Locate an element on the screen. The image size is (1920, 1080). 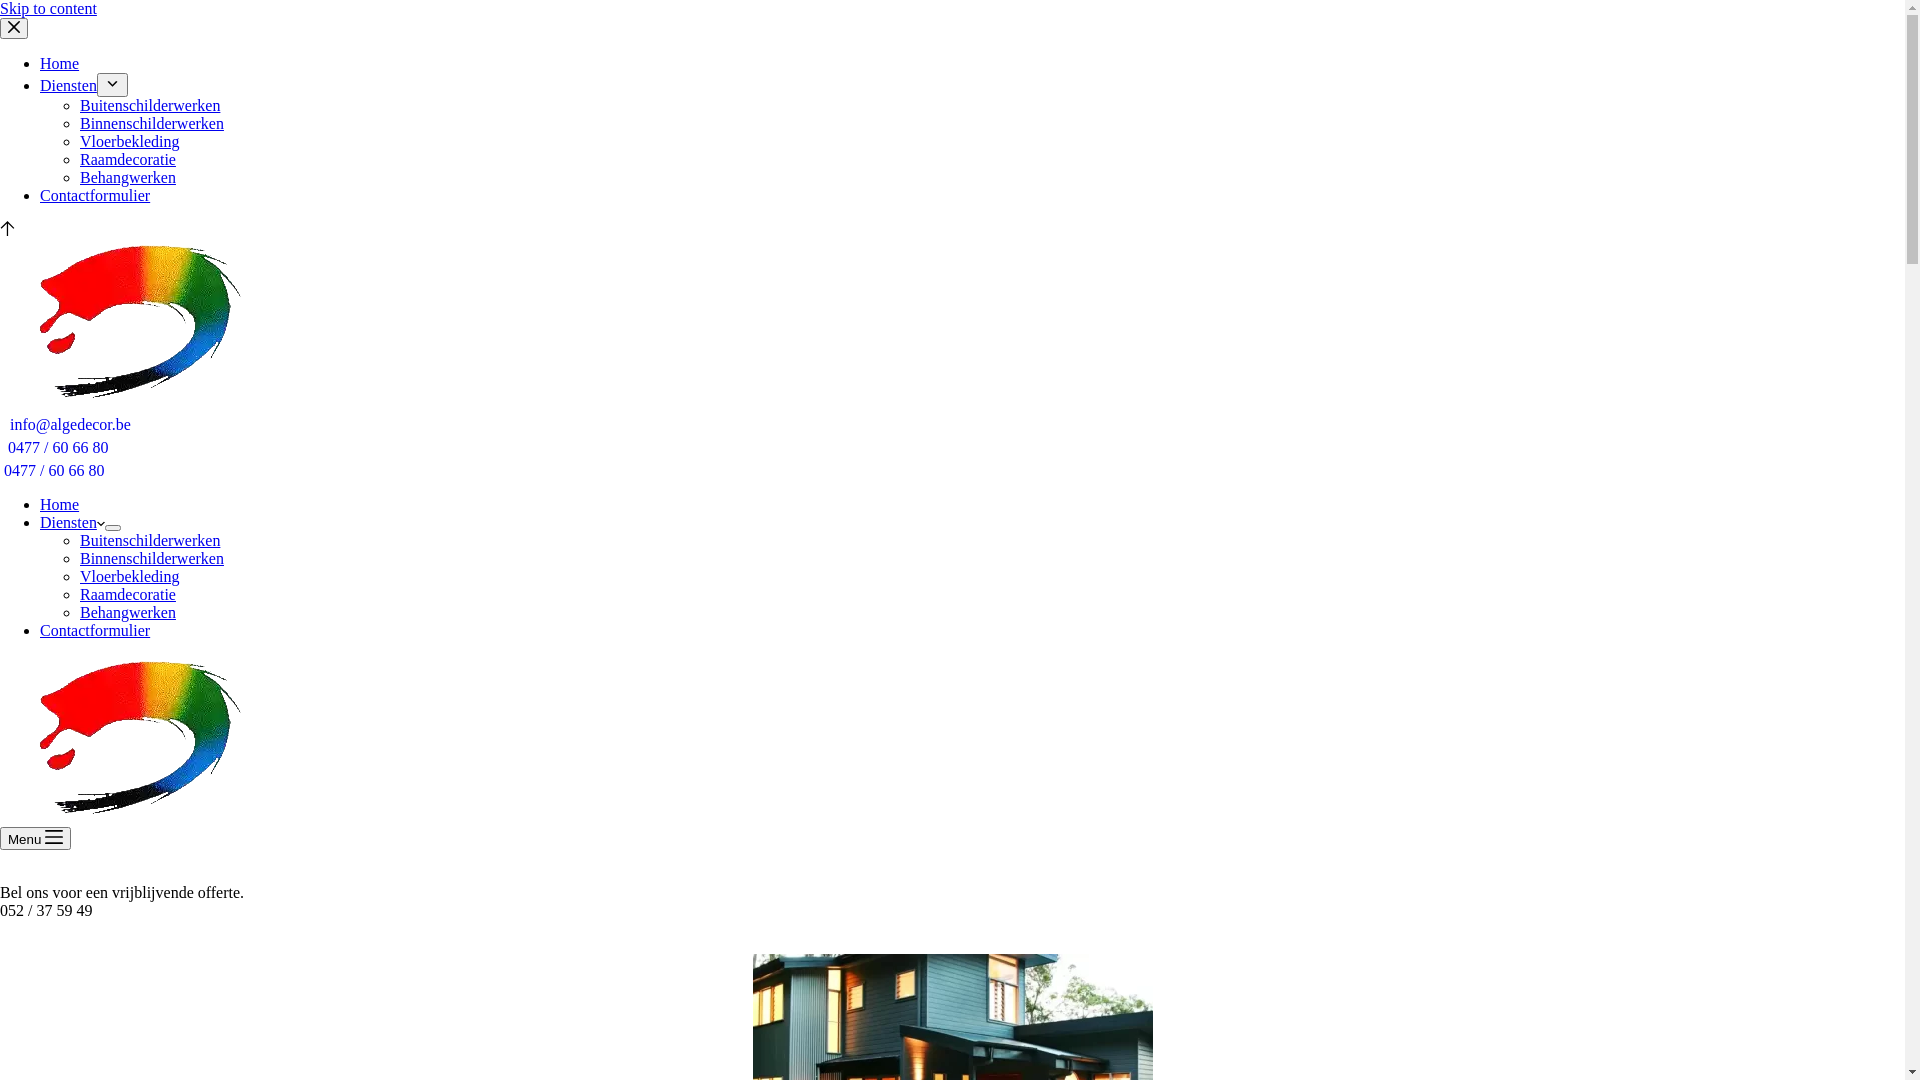
'Binnenschilderwerken' is located at coordinates (80, 558).